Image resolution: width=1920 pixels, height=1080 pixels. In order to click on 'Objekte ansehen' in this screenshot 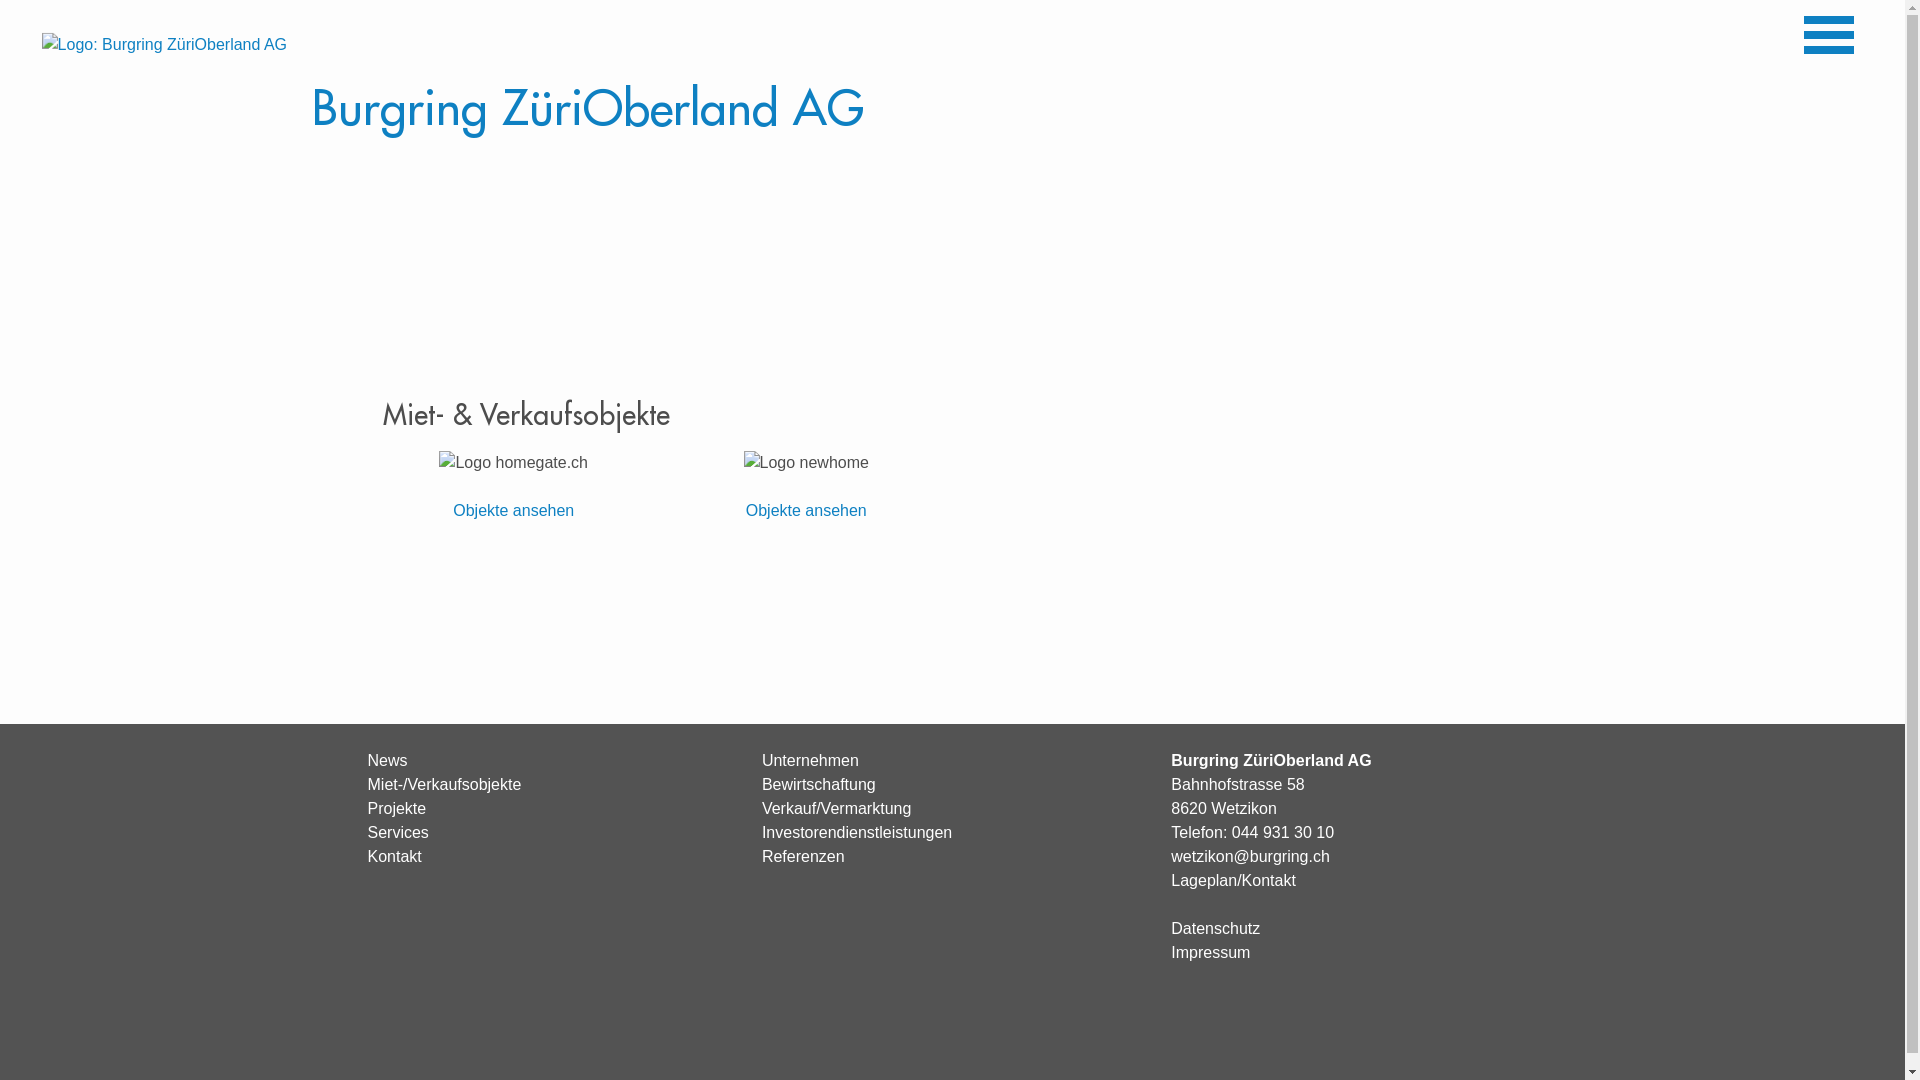, I will do `click(513, 509)`.